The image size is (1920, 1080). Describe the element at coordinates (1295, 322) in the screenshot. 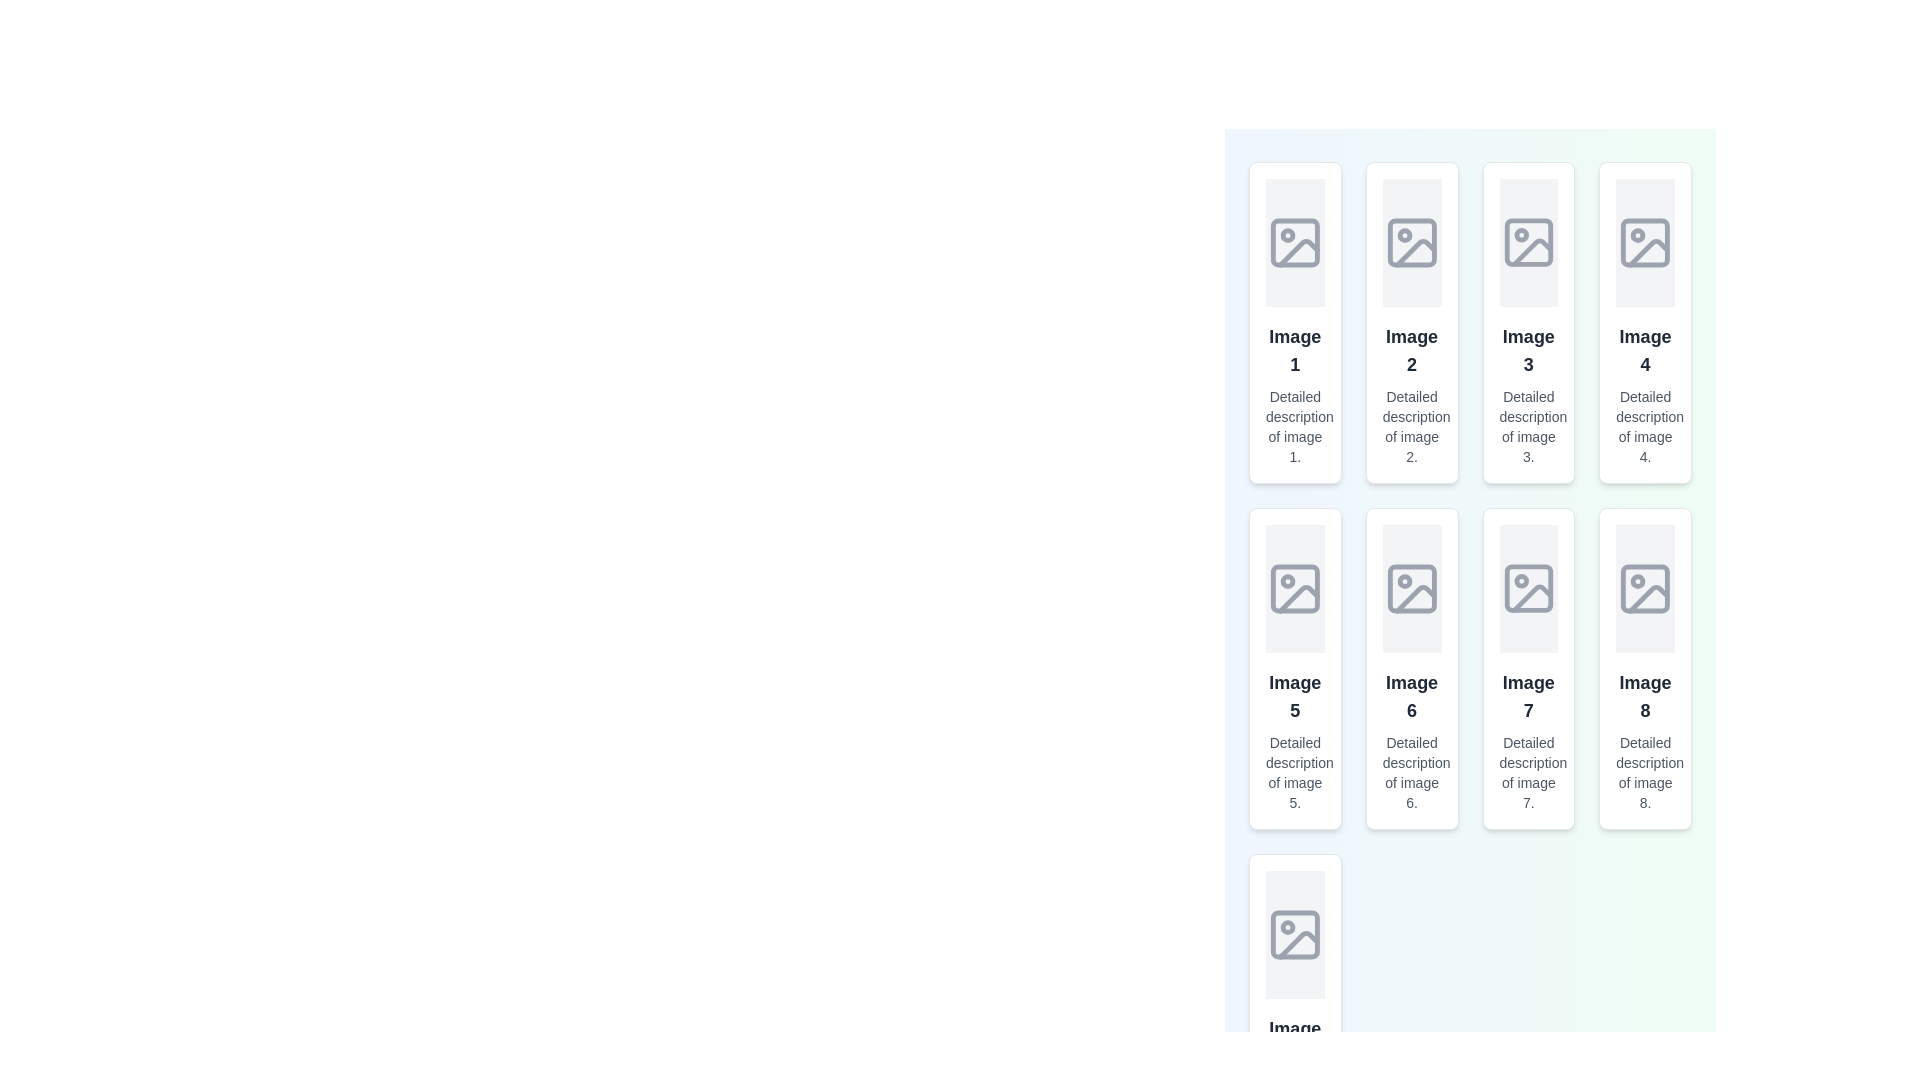

I see `the Content Card located in the top-left corner of the grid layout, which displays an image or related content item with a title and brief description` at that location.